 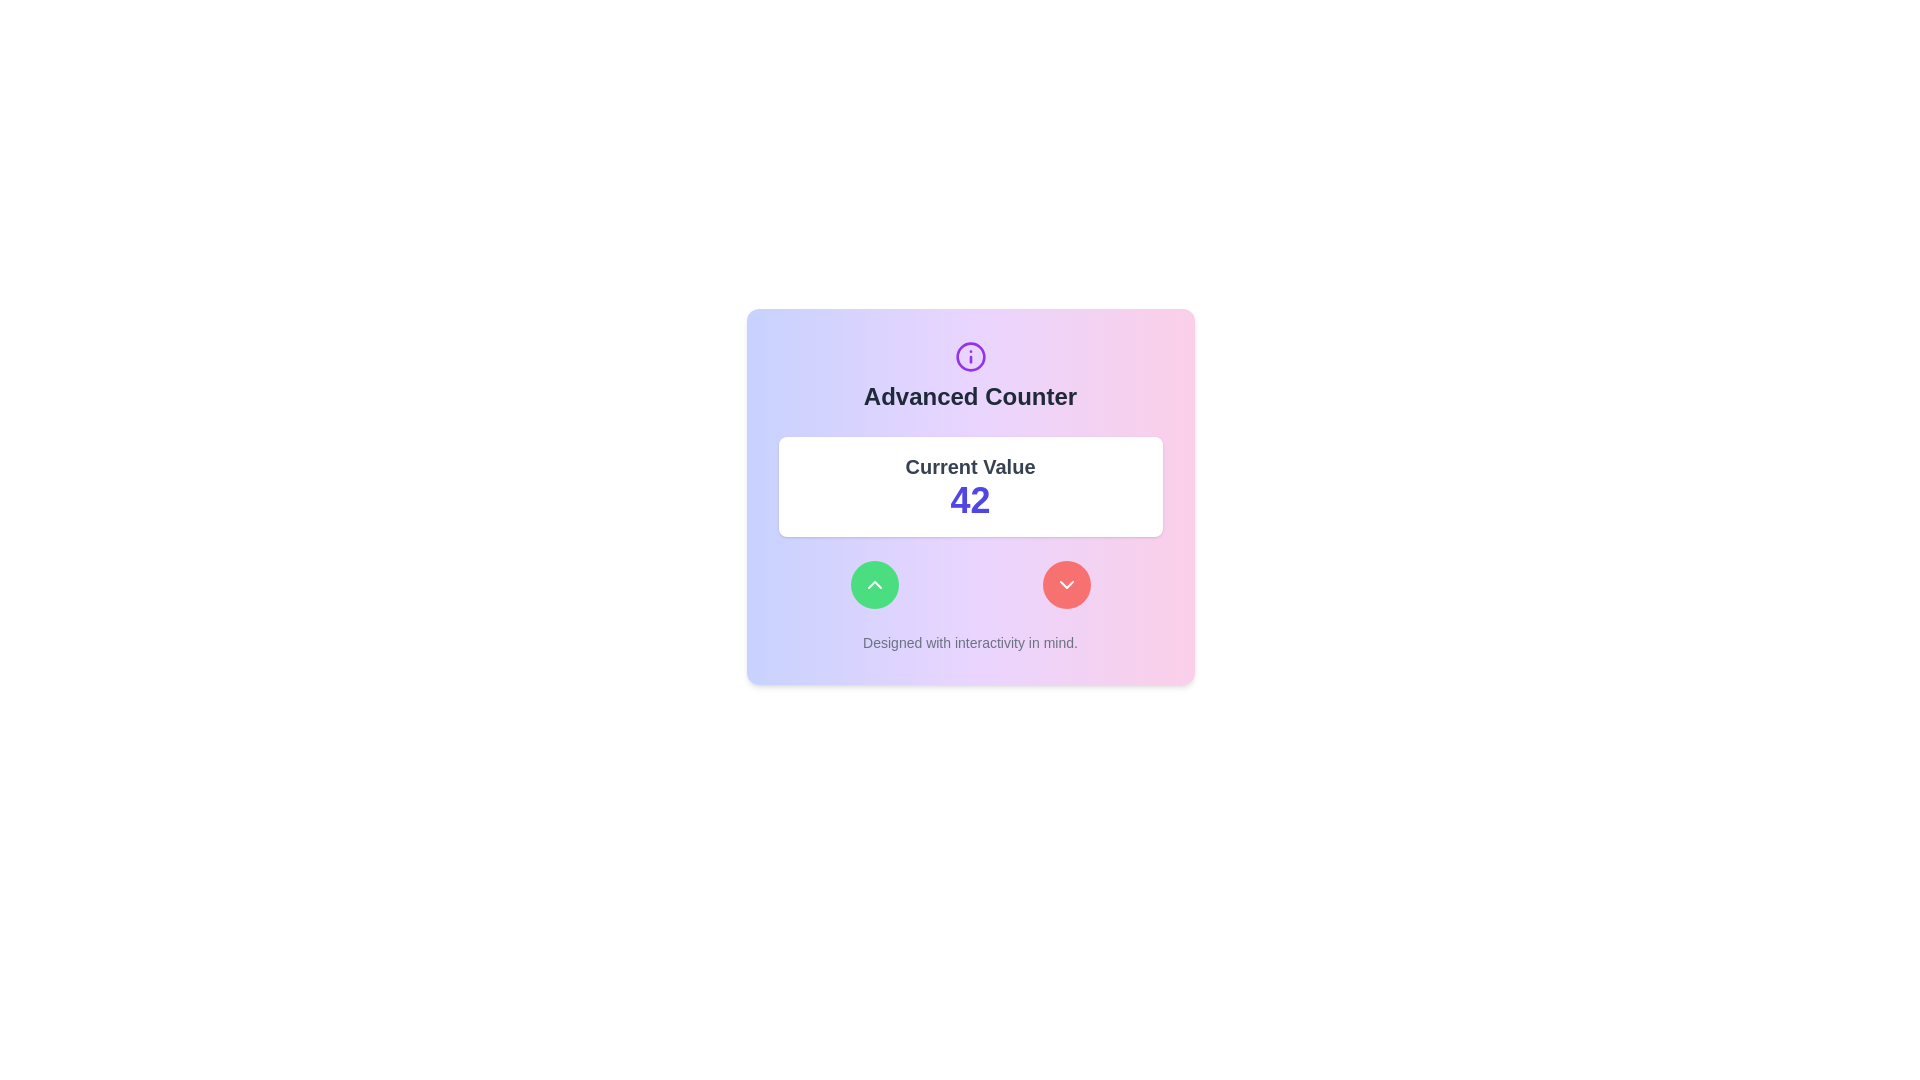 What do you see at coordinates (1065, 585) in the screenshot?
I see `the decrement button located at the bottom-right of the primary card interface` at bounding box center [1065, 585].